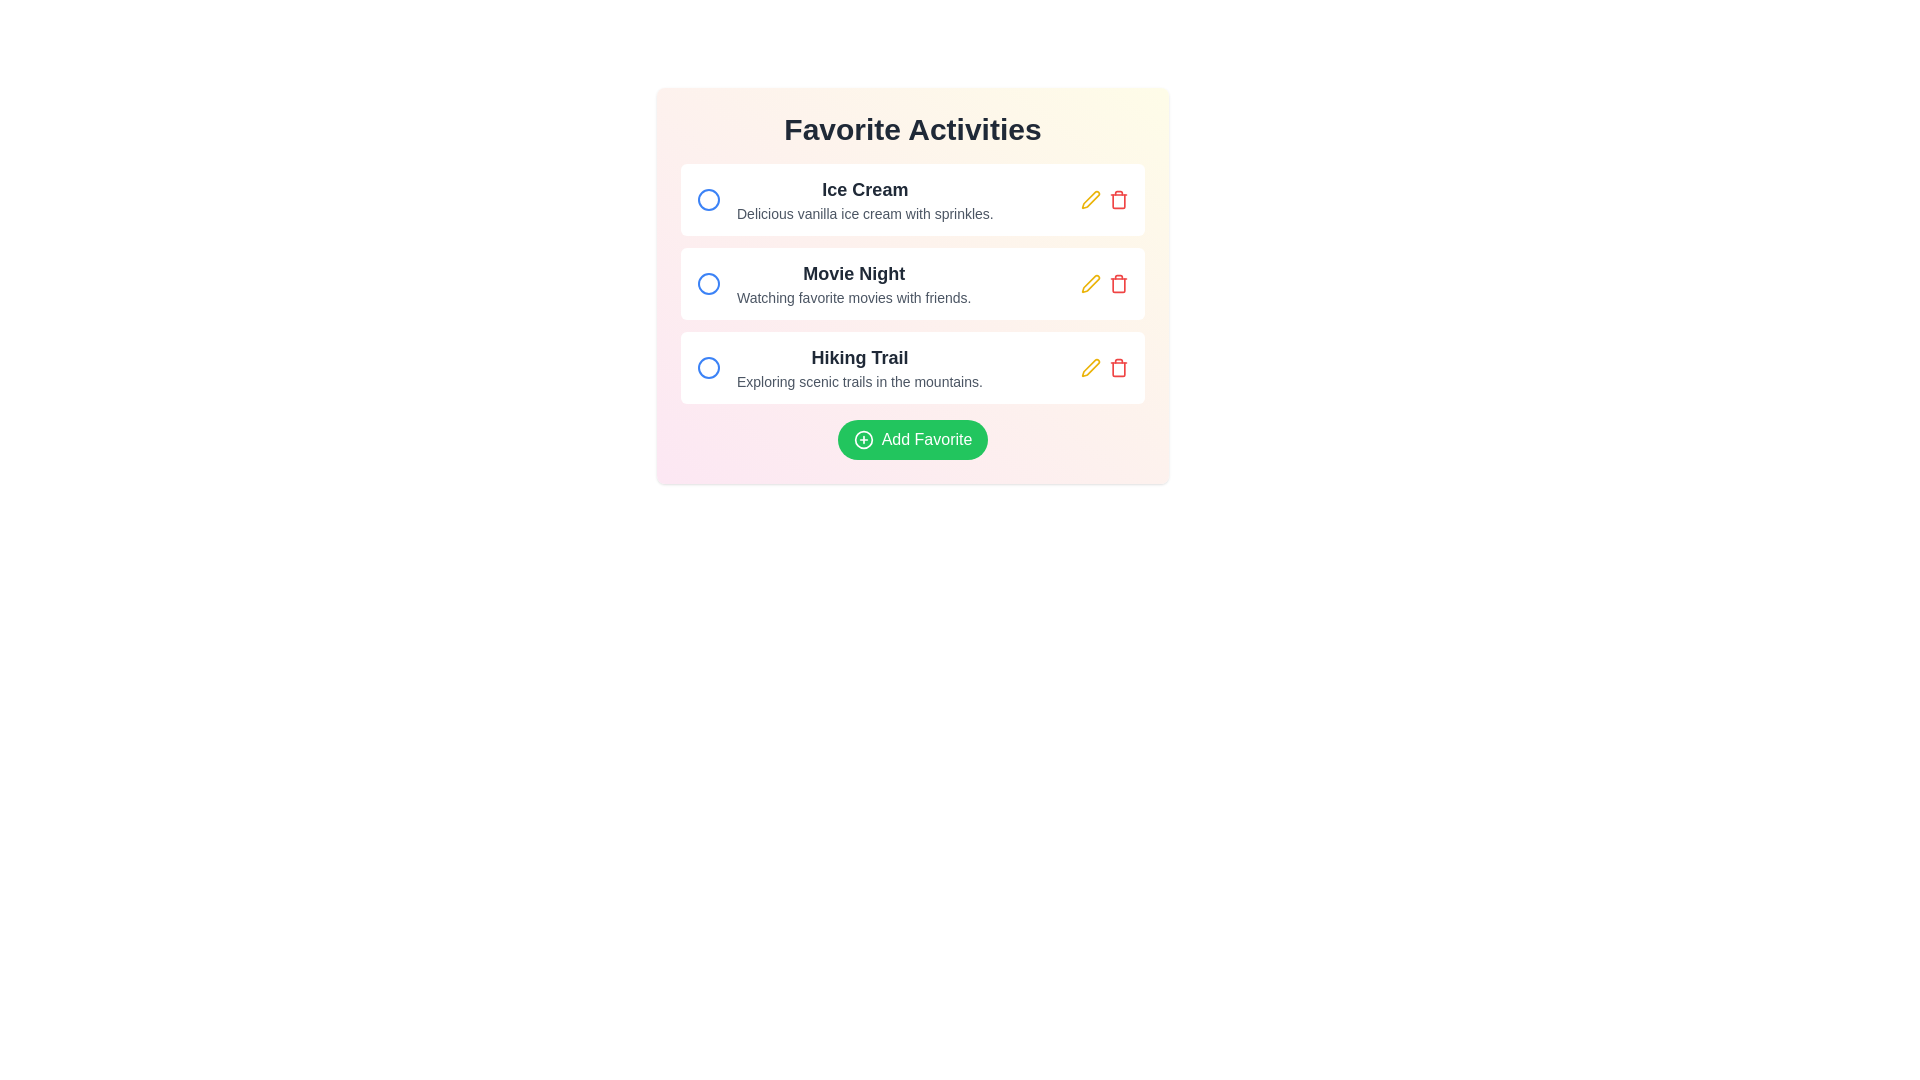 This screenshot has height=1080, width=1920. I want to click on the text line reading 'Watching favorite movies with friends.' which is styled in small gray font and positioned below the bold heading 'Movie Night' in the 'Favorite Activities' section, so click(854, 297).